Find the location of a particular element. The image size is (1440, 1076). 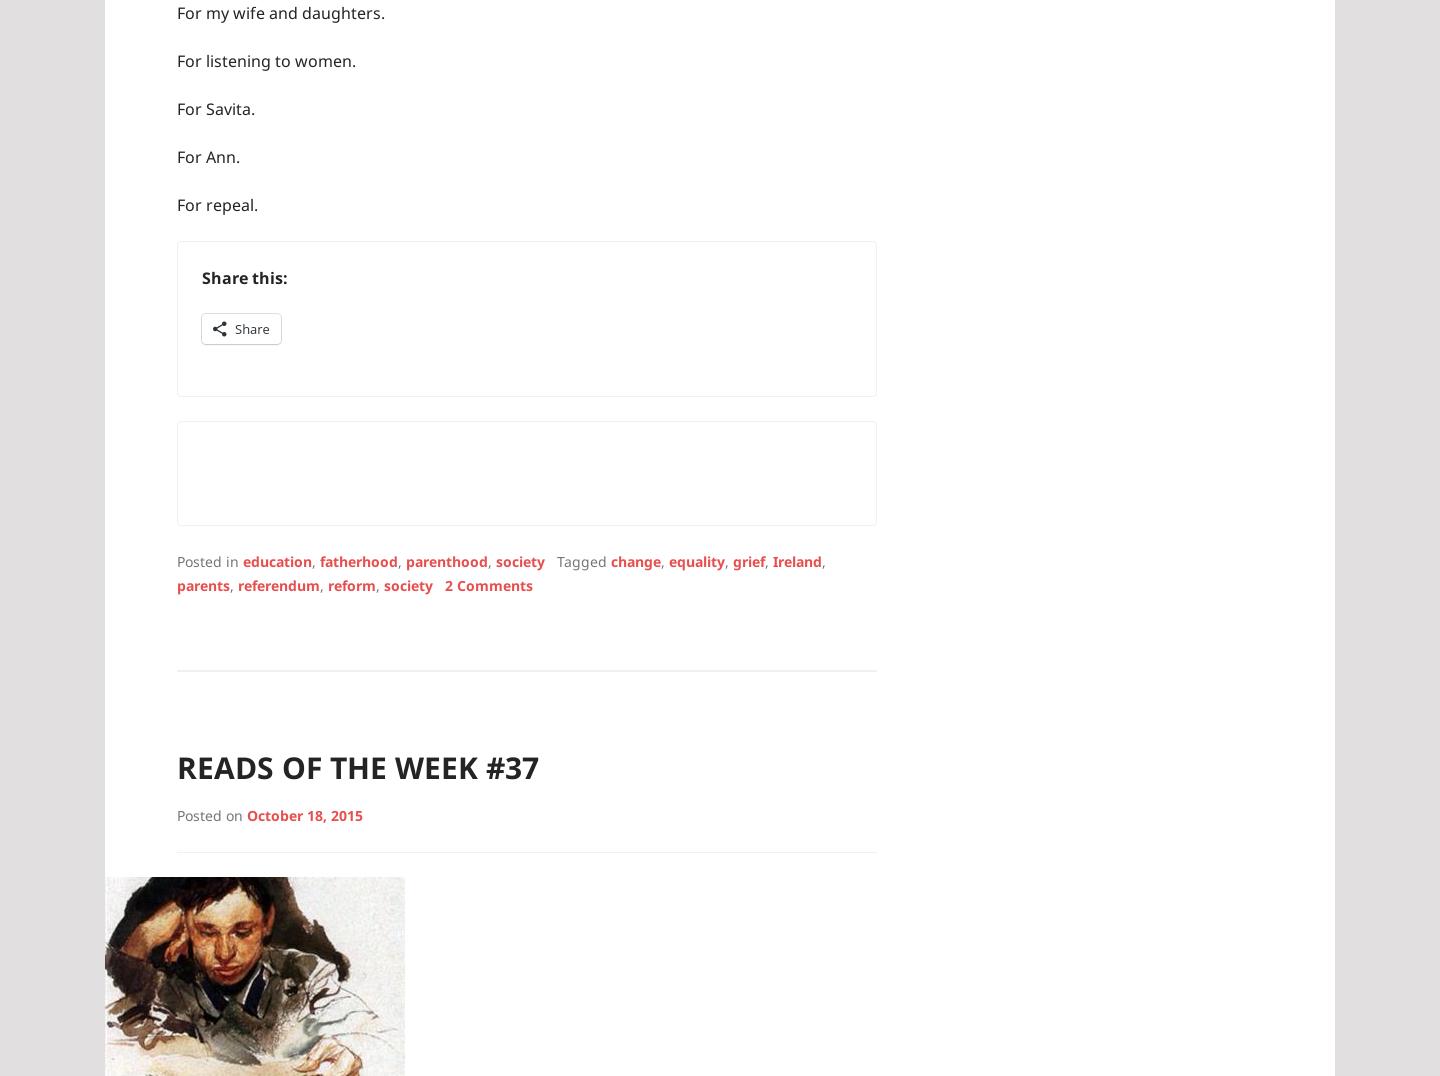

'equality' is located at coordinates (696, 559).